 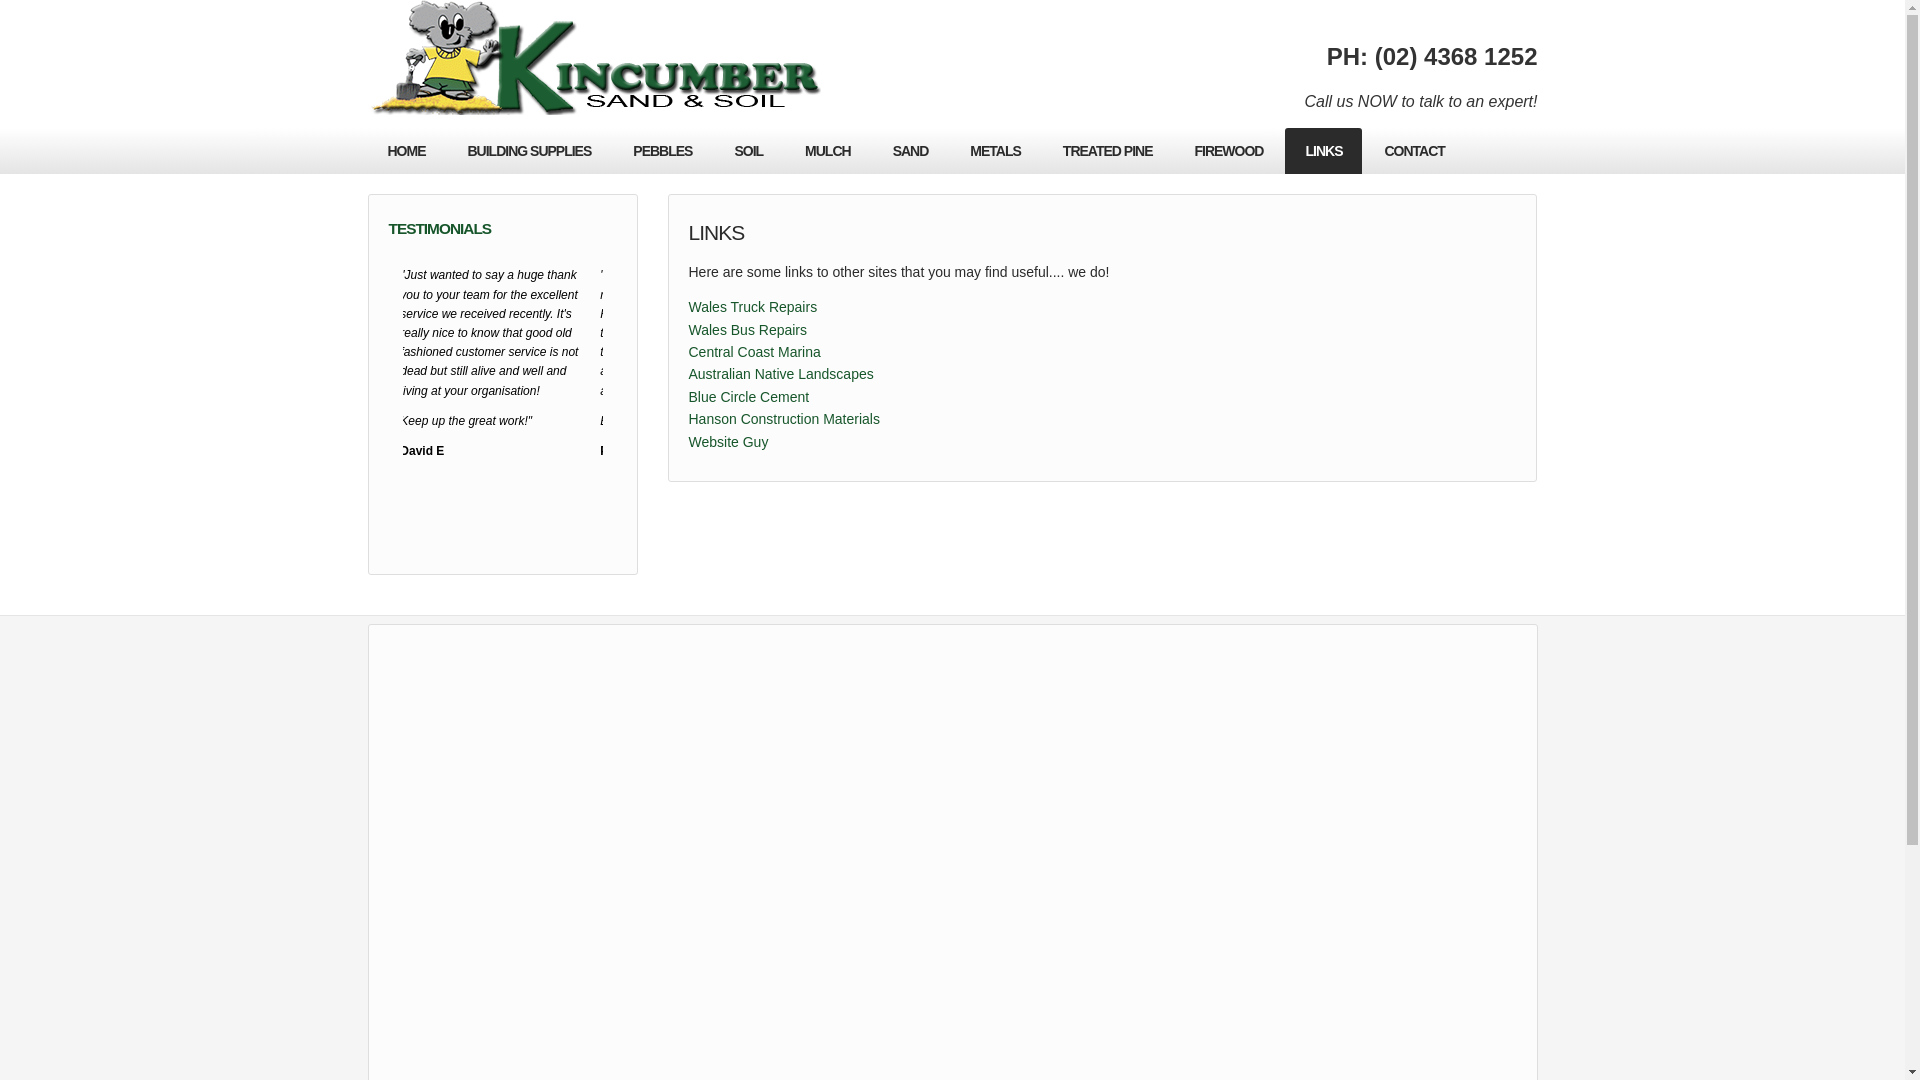 What do you see at coordinates (995, 149) in the screenshot?
I see `'METALS'` at bounding box center [995, 149].